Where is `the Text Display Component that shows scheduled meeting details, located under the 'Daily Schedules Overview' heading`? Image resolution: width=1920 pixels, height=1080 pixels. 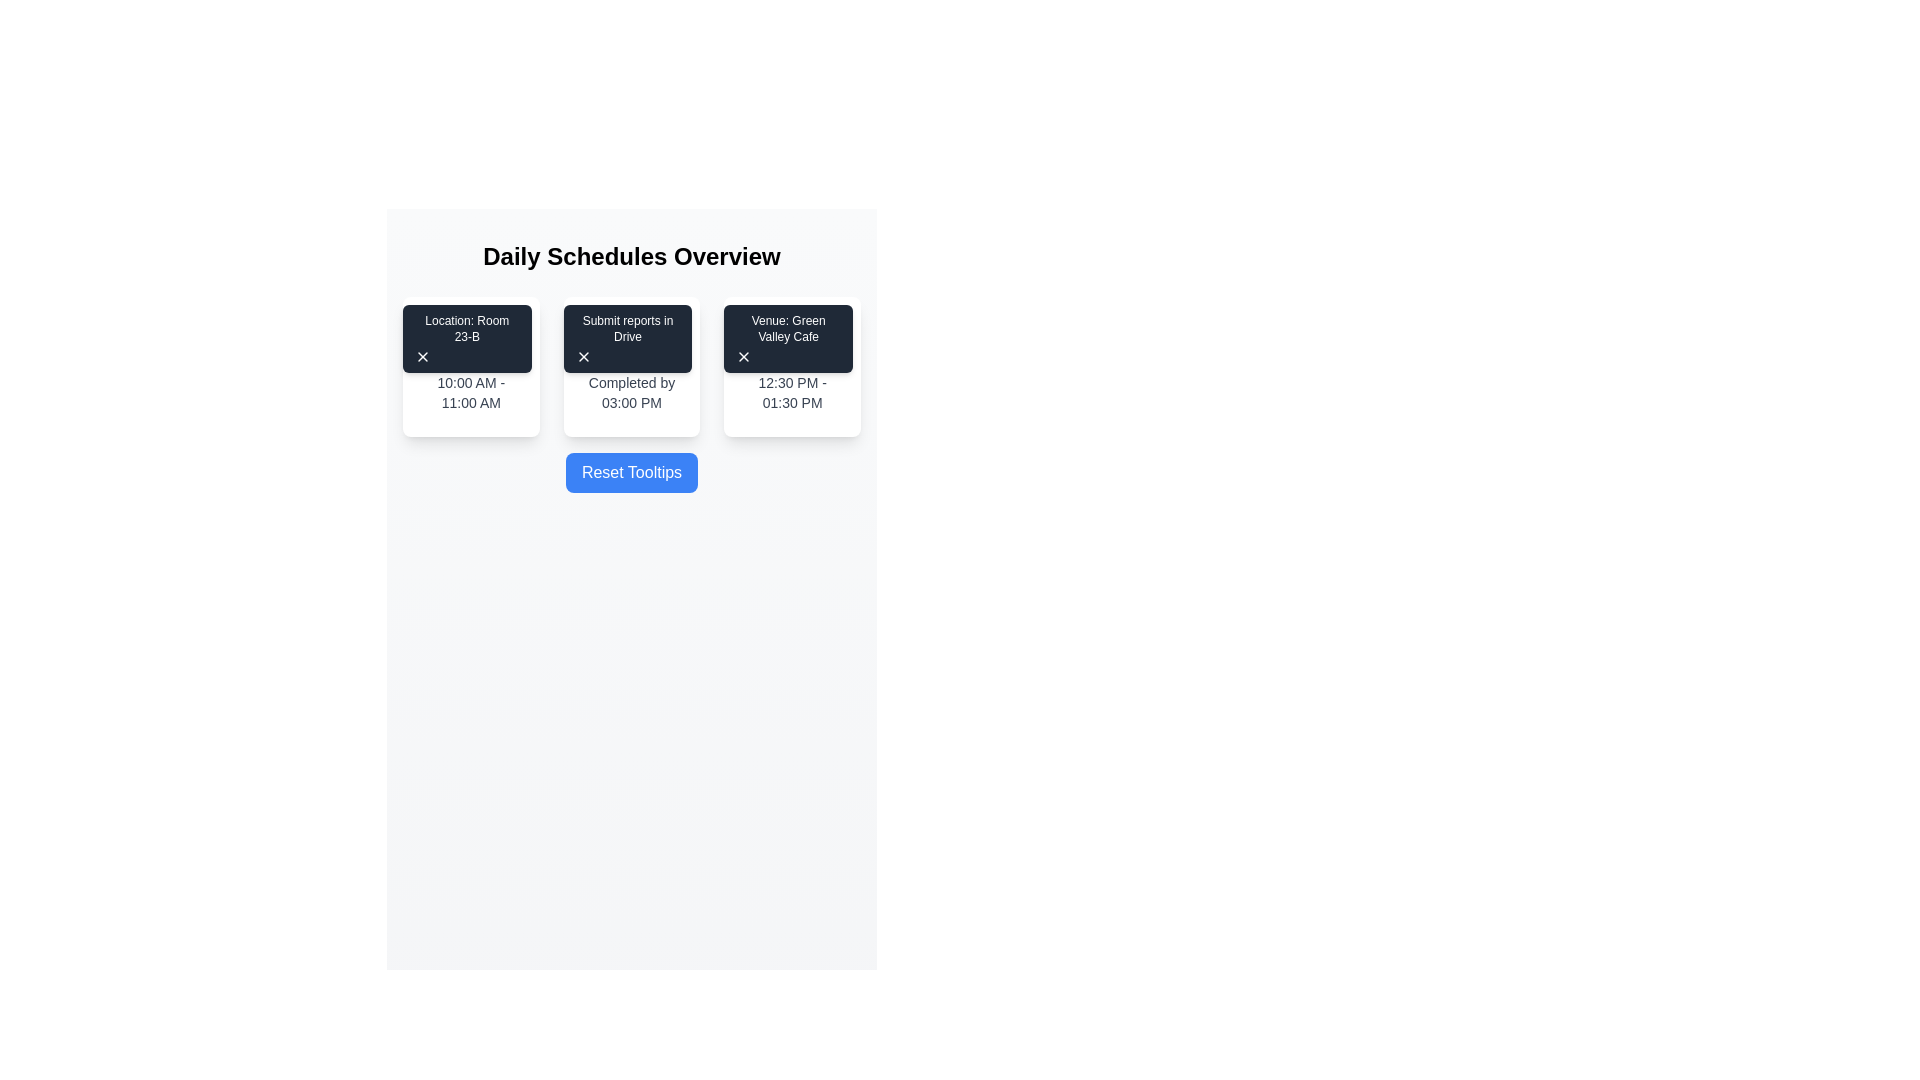
the Text Display Component that shows scheduled meeting details, located under the 'Daily Schedules Overview' heading is located at coordinates (470, 366).